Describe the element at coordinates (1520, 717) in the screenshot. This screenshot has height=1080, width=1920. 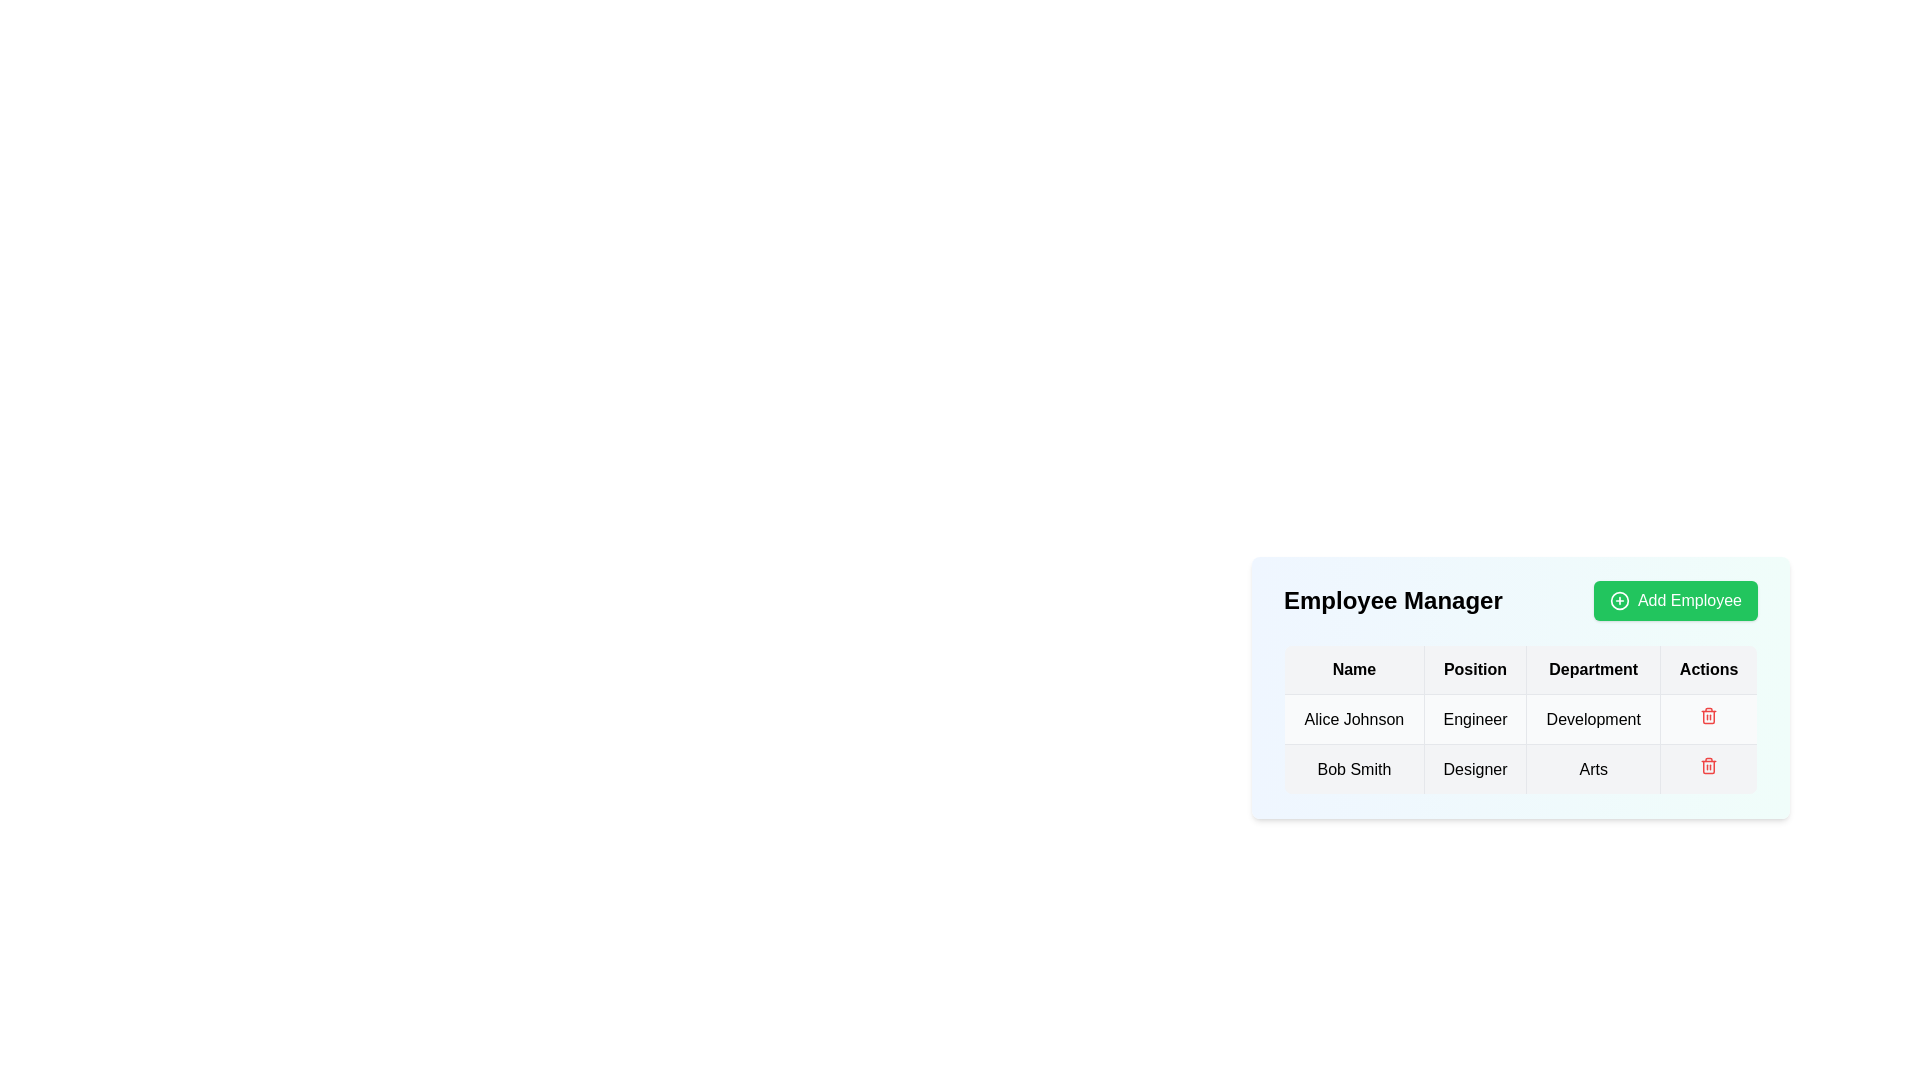
I see `the topmost row of the employee data table` at that location.